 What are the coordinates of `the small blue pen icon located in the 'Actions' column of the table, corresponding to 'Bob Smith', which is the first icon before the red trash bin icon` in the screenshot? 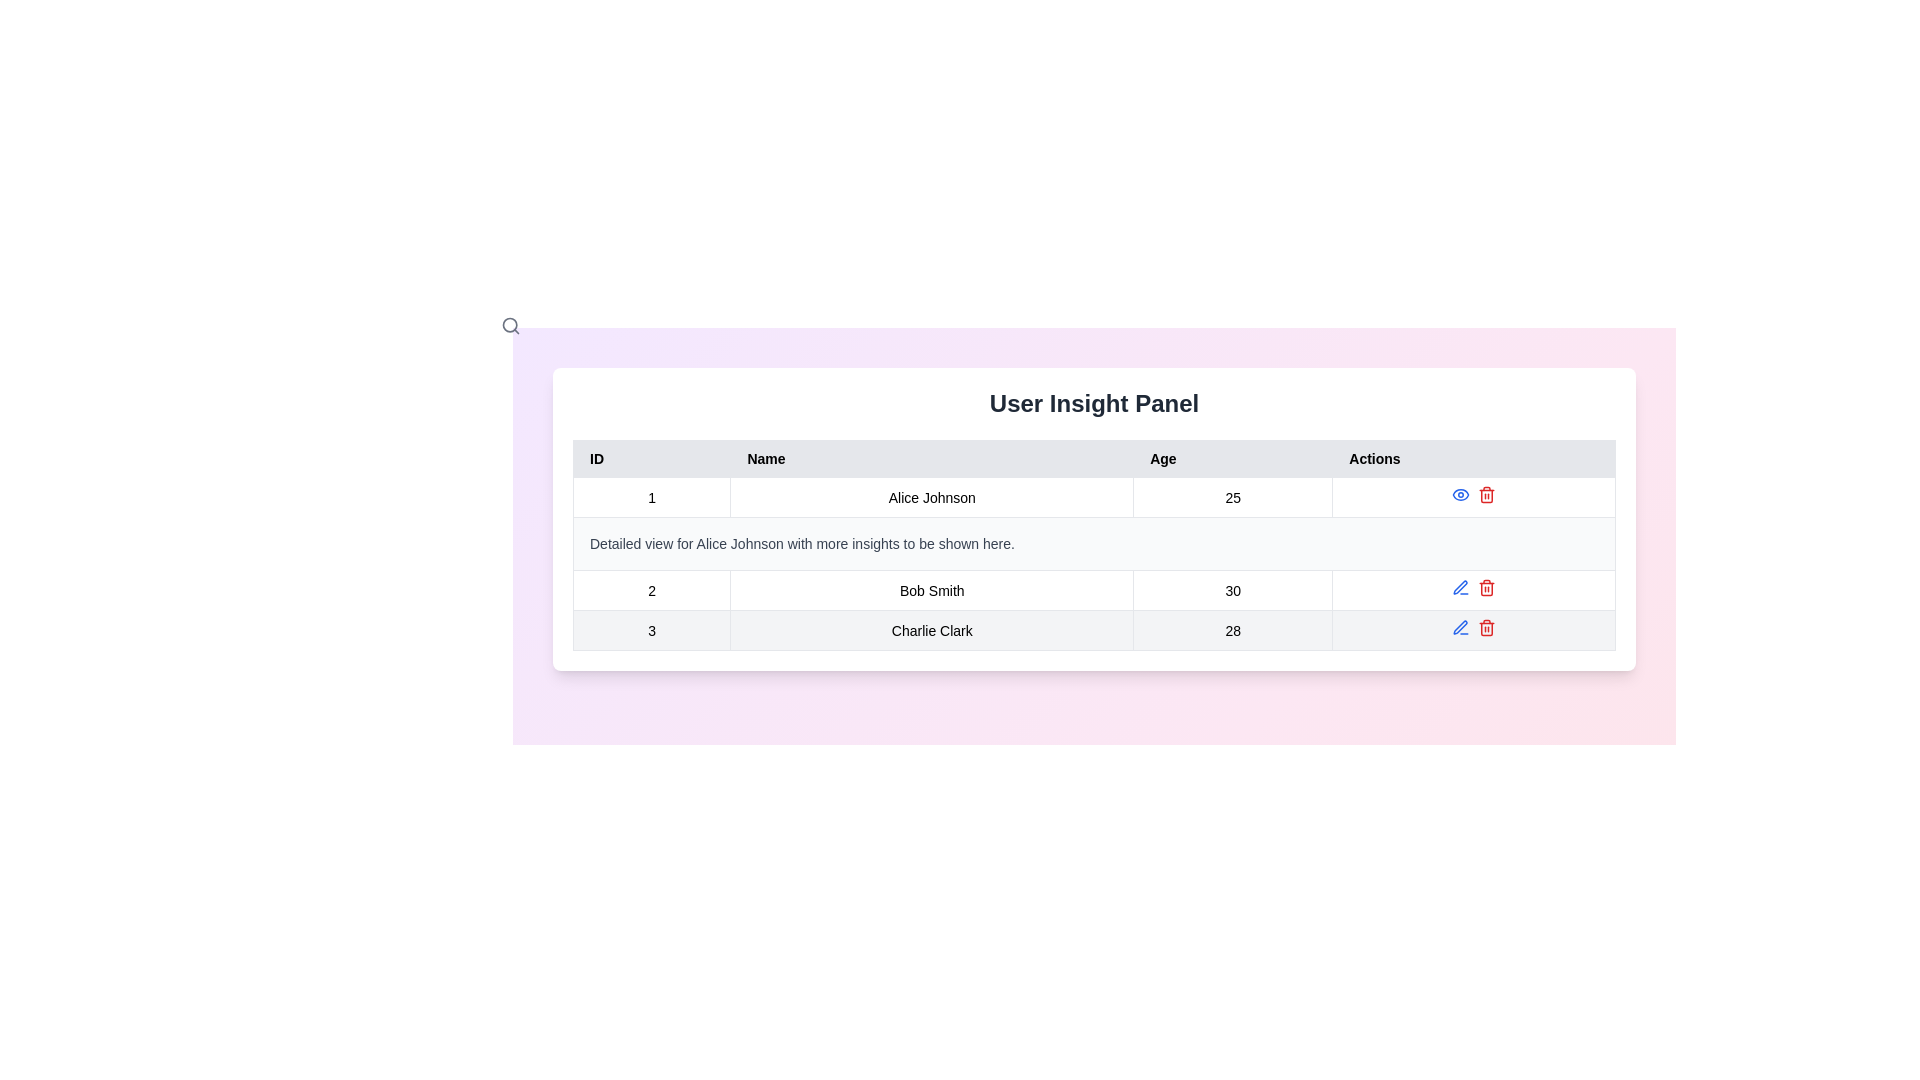 It's located at (1461, 586).